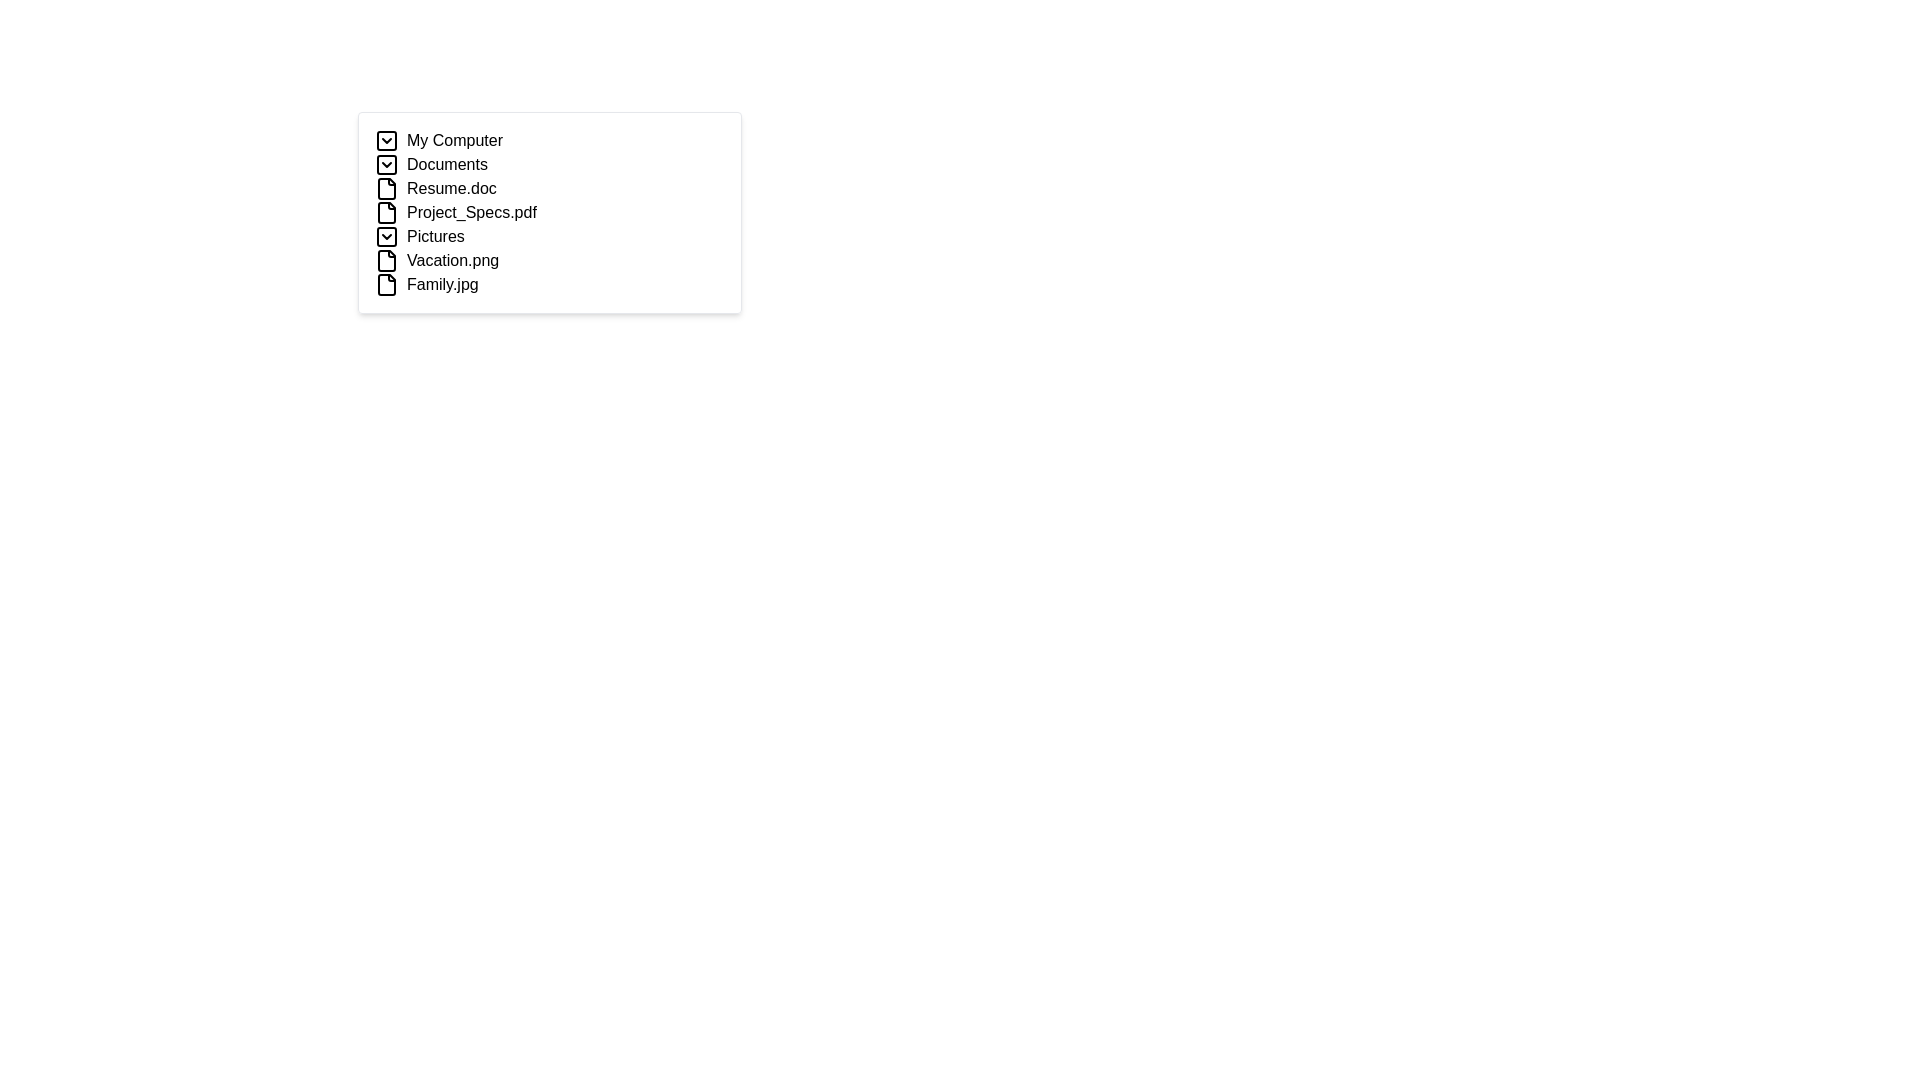 Image resolution: width=1920 pixels, height=1080 pixels. What do you see at coordinates (452, 260) in the screenshot?
I see `the text label for the file named 'Vacation.png'` at bounding box center [452, 260].